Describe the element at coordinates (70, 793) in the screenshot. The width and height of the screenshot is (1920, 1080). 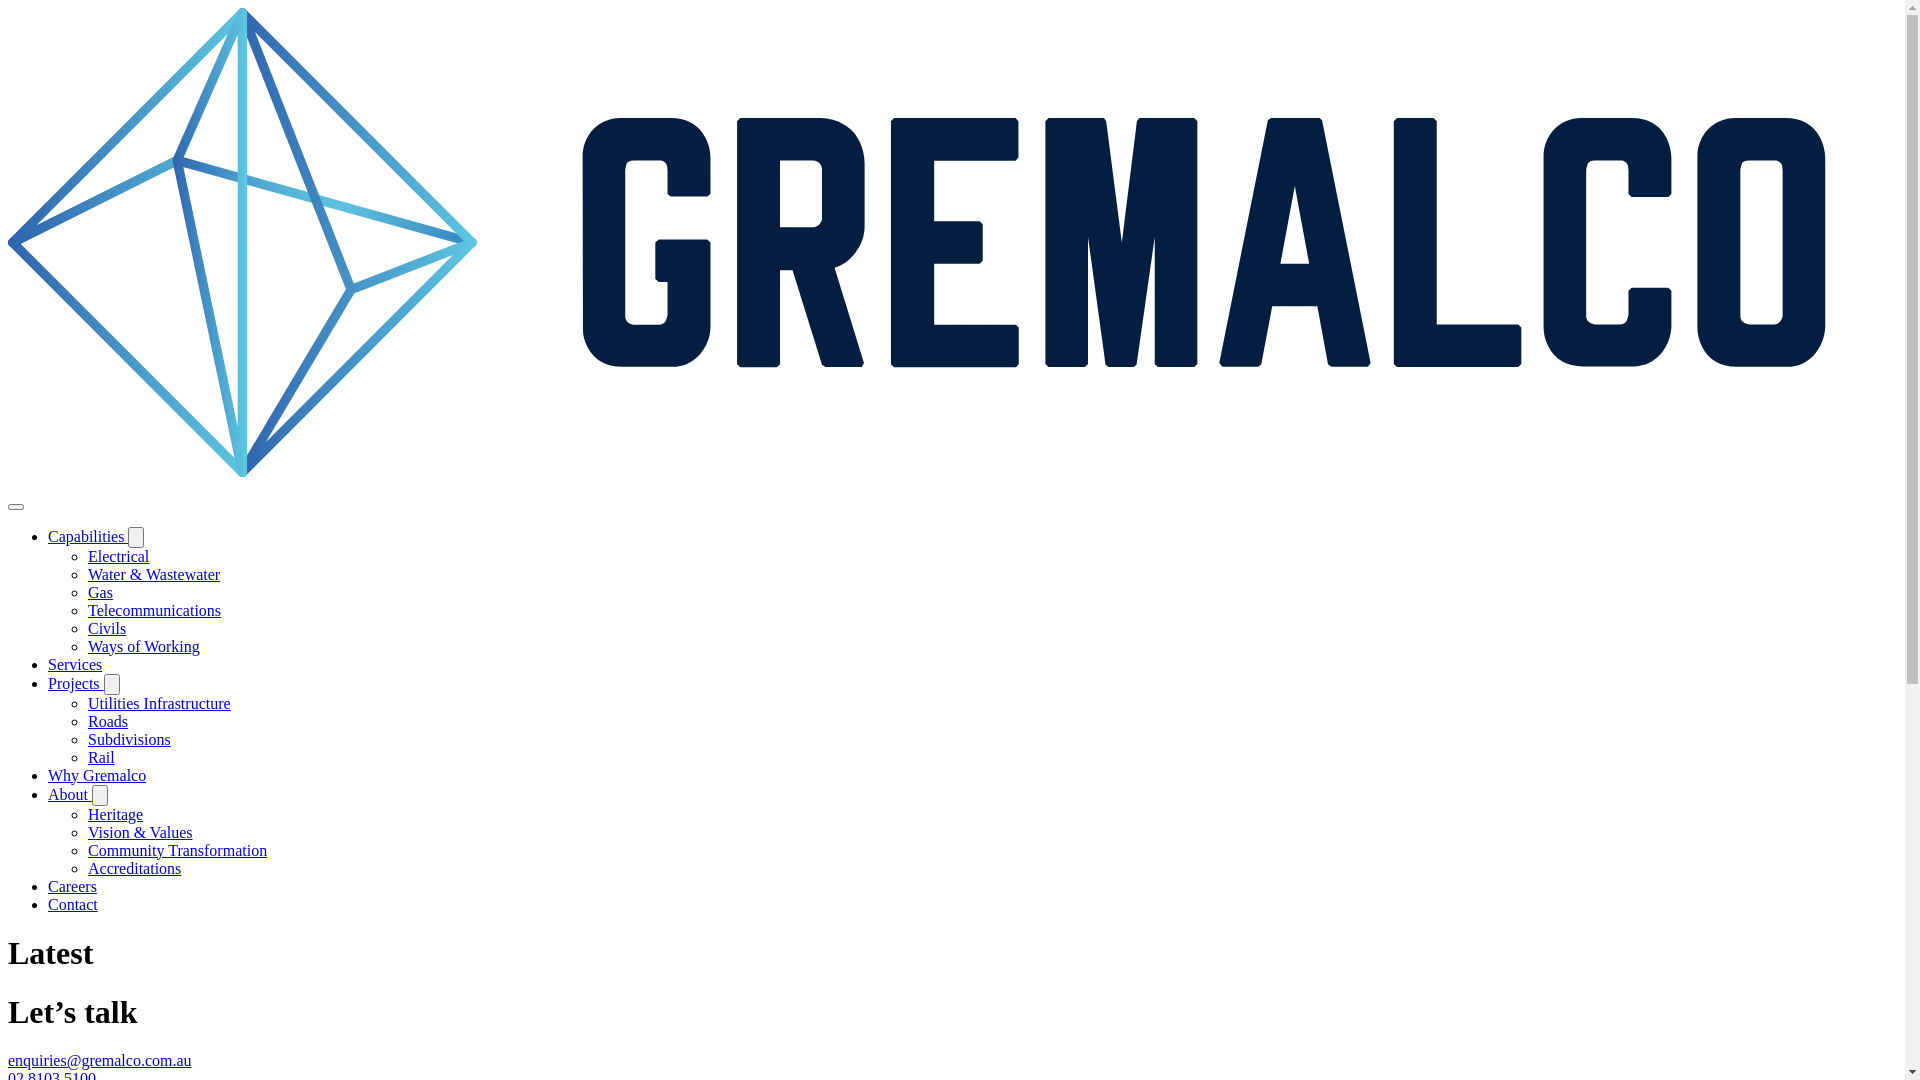
I see `'About'` at that location.